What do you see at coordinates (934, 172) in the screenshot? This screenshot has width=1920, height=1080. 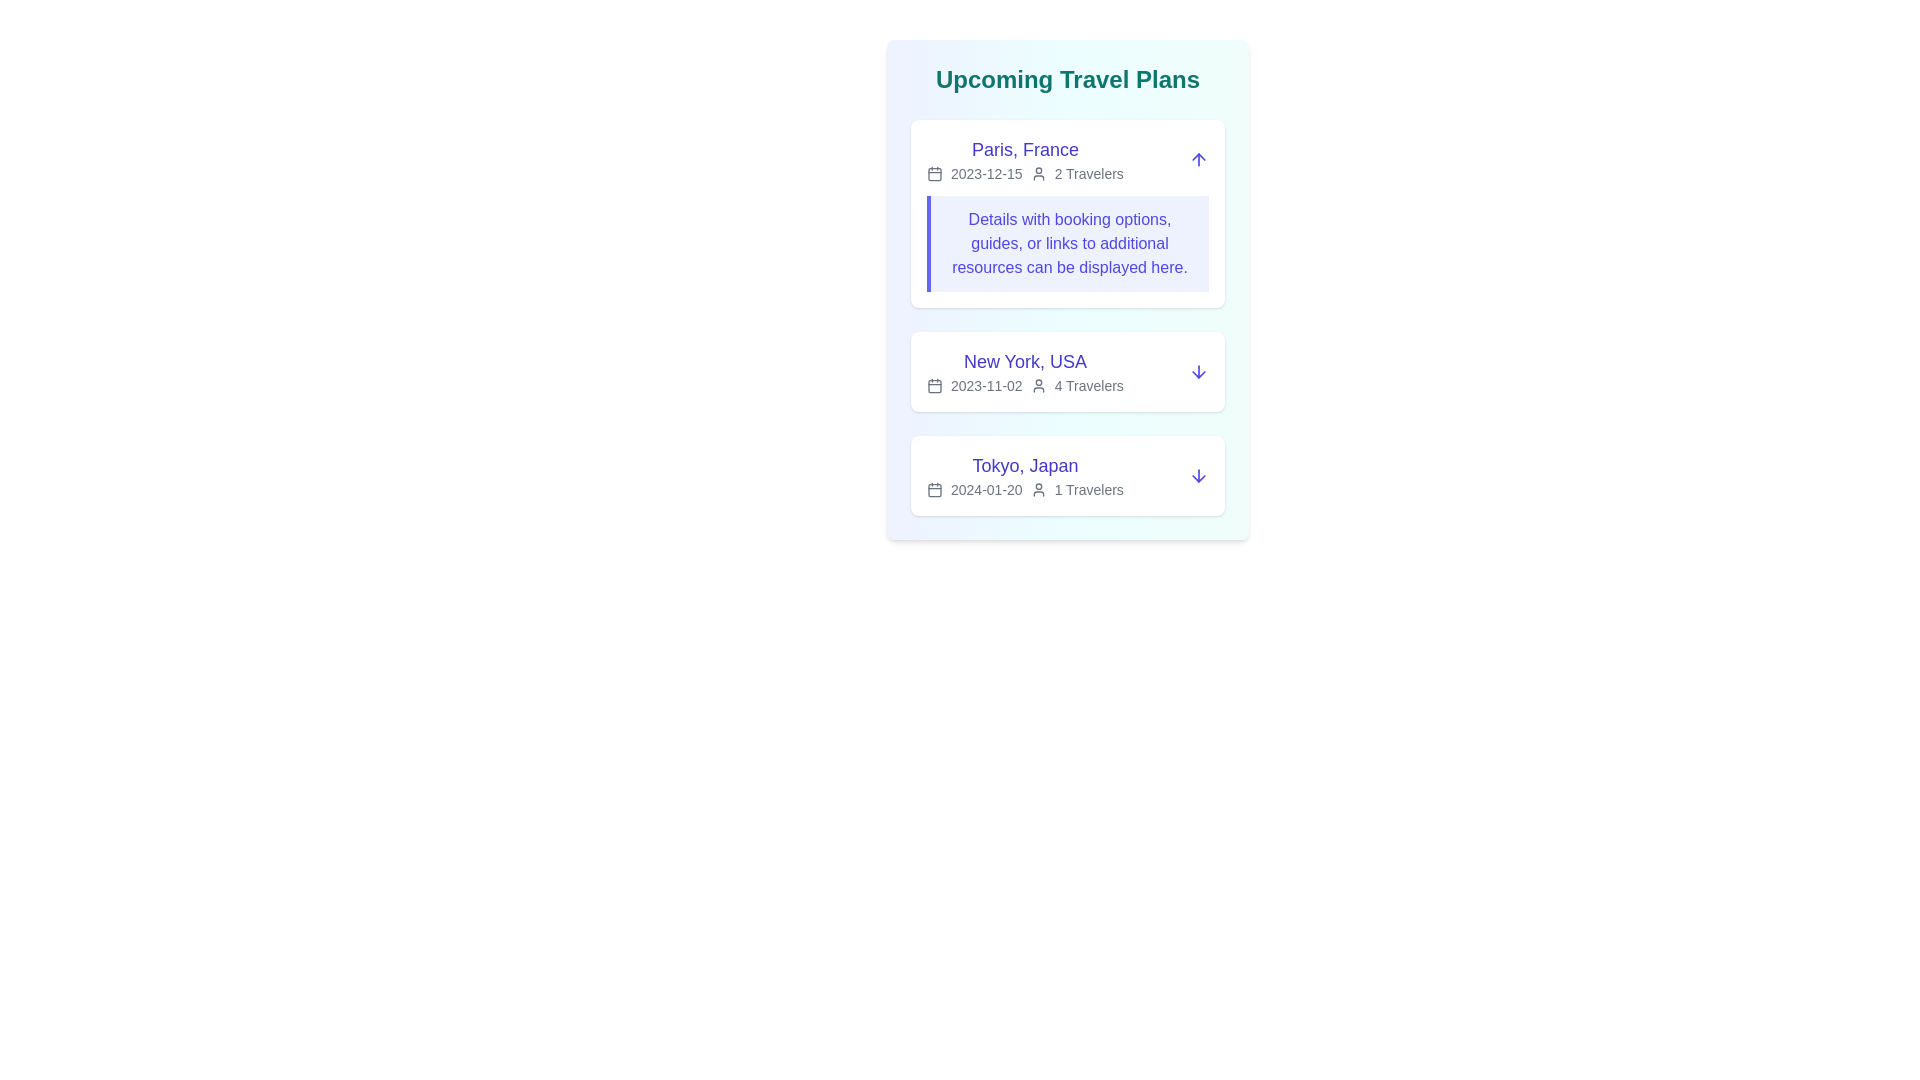 I see `the icon associated with Paris, France to examine it` at bounding box center [934, 172].